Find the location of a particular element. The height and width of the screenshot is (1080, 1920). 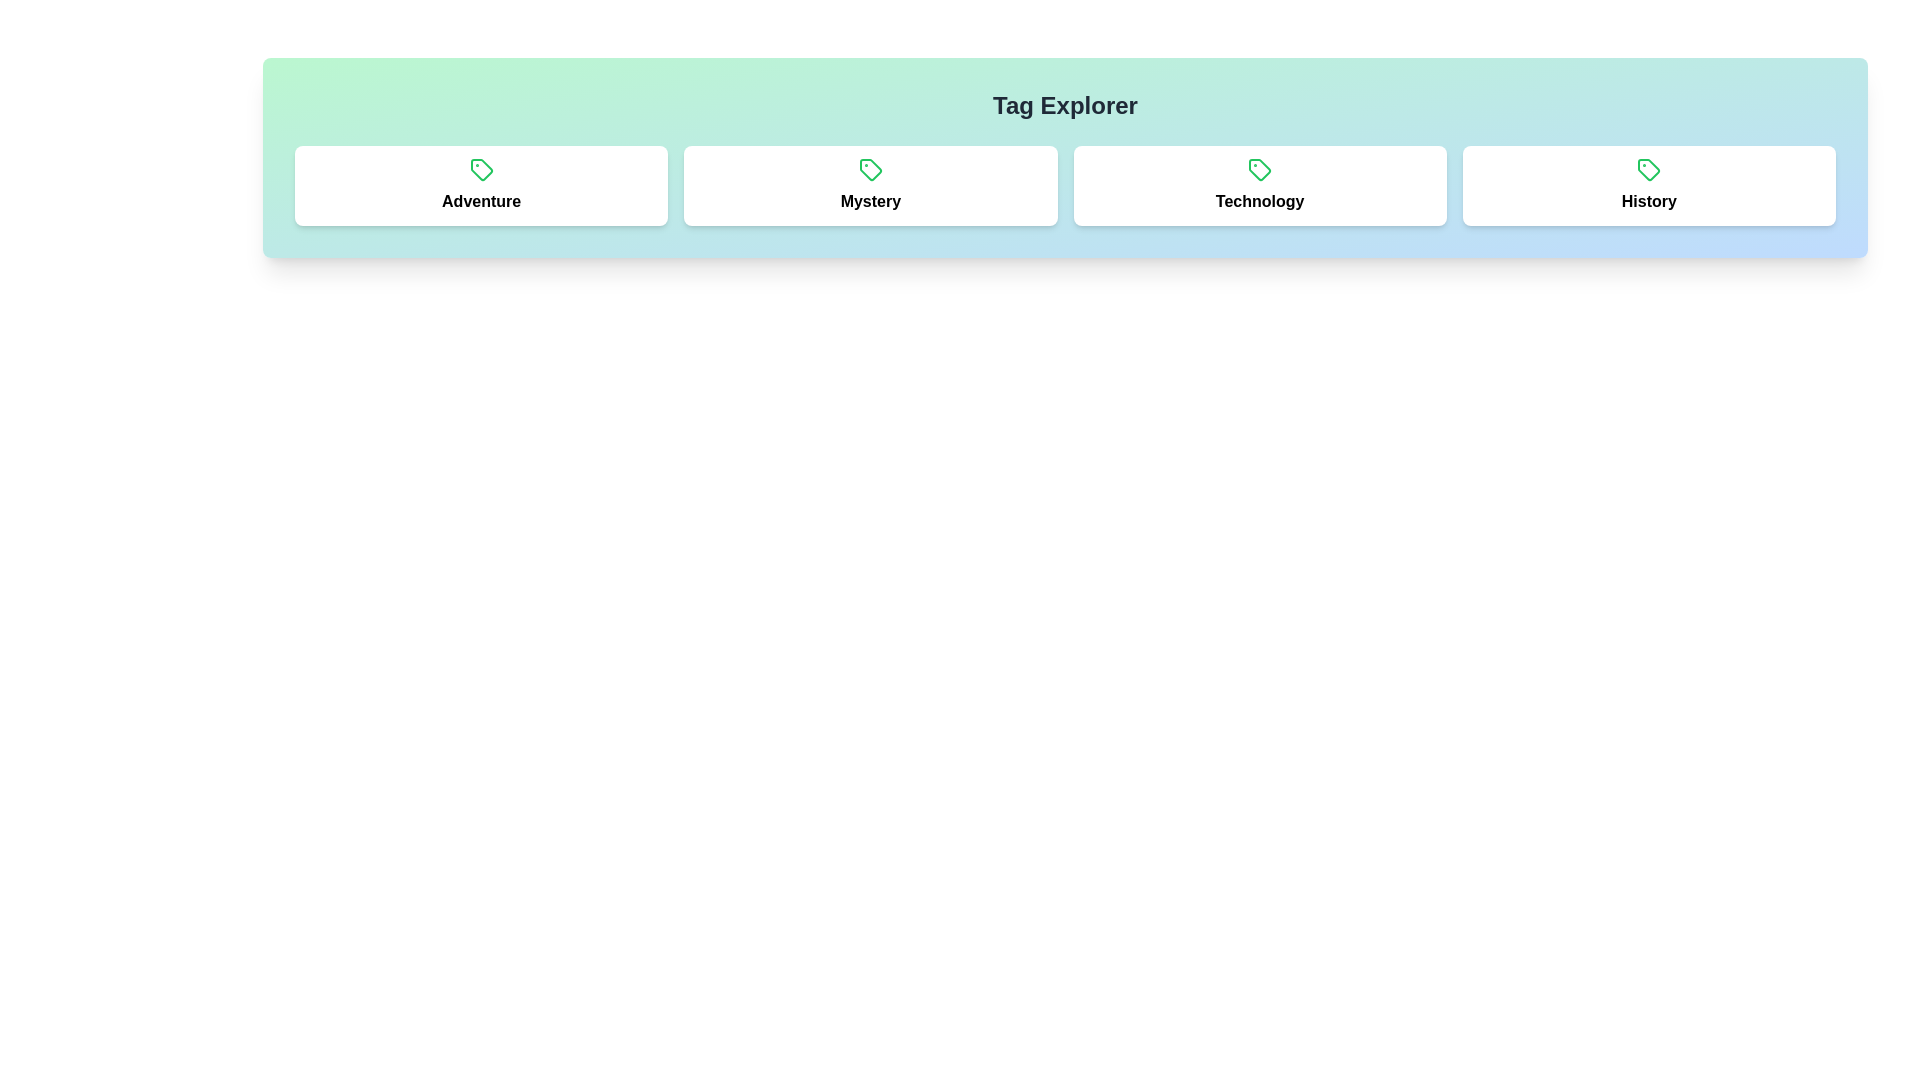

the 'Adventure' labeled card in the 'Tag Explorer' section to interact with its functionality is located at coordinates (481, 168).